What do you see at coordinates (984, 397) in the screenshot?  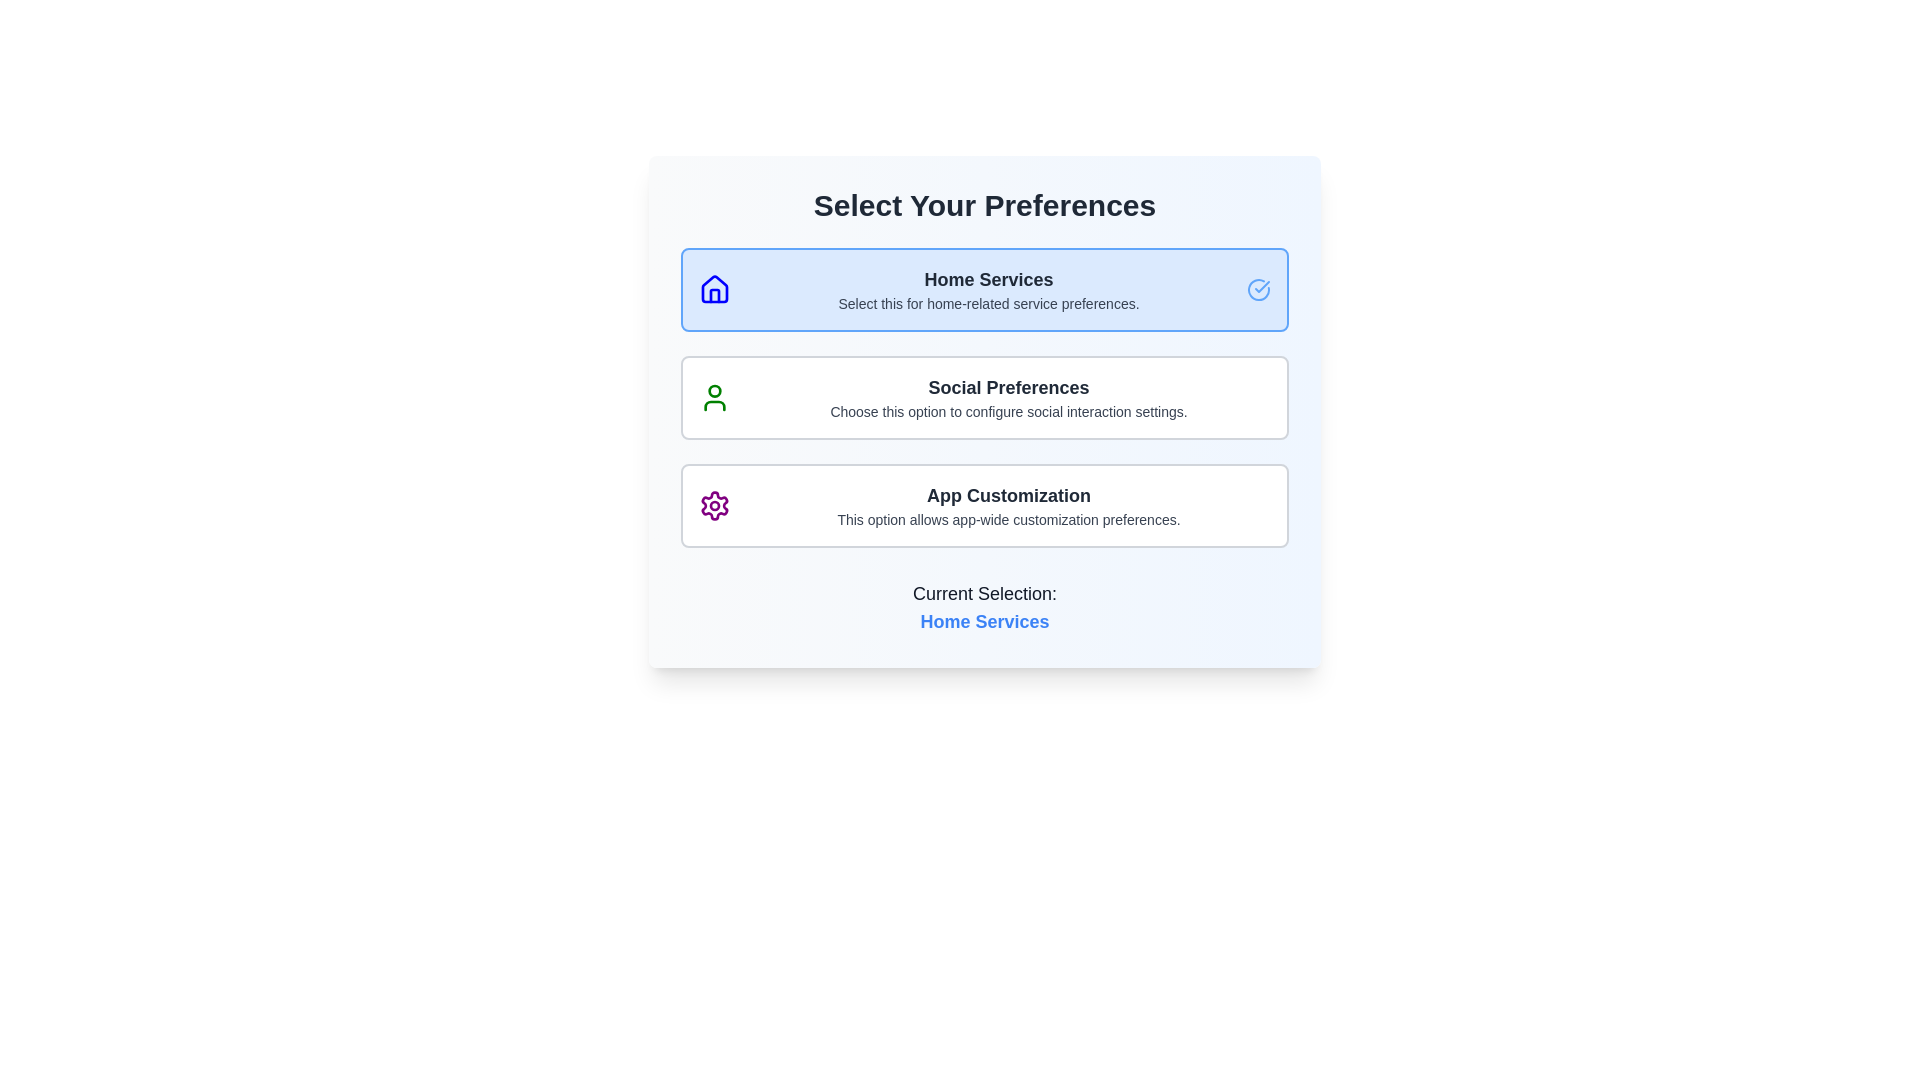 I see `the 'Social Preferences' option in the Information Panel` at bounding box center [984, 397].